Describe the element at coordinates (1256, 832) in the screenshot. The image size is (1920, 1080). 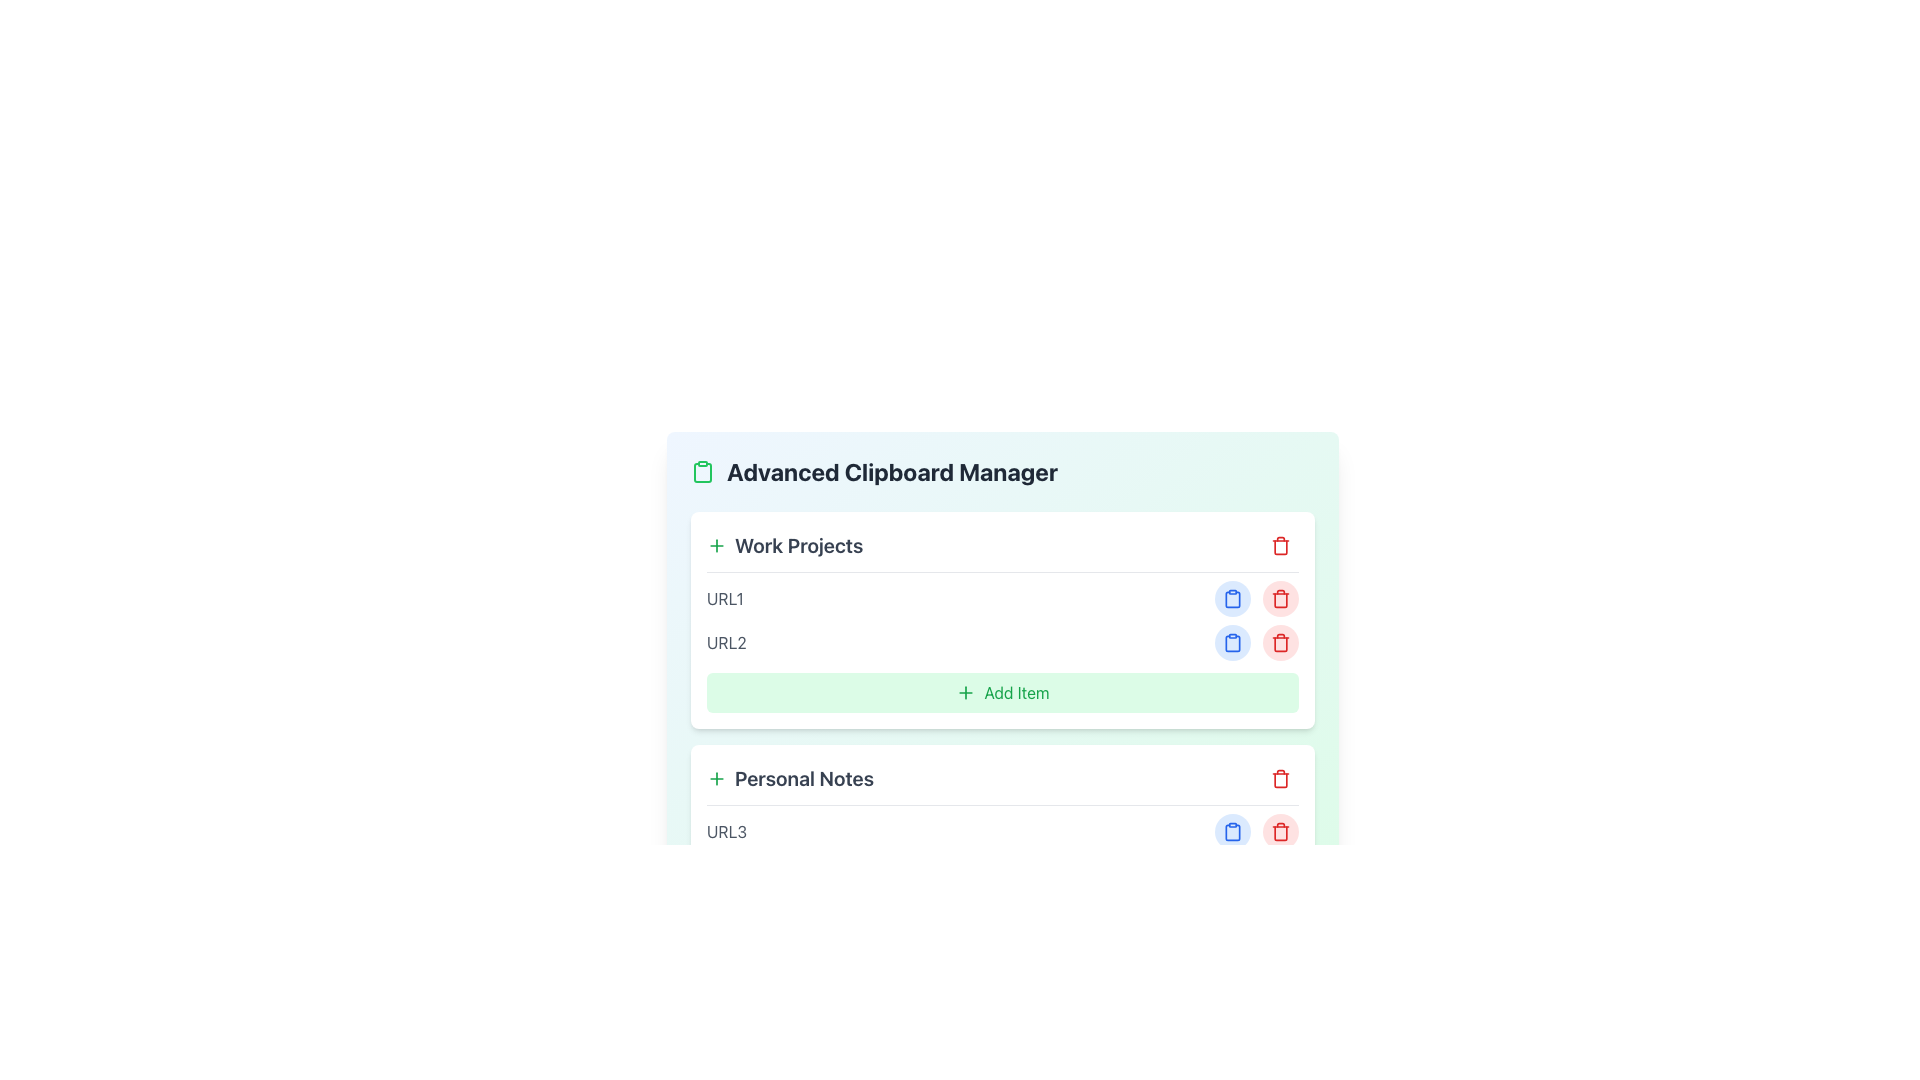
I see `the 'Copy' button in the interactive buttons group associated with the 'URL3' entry` at that location.